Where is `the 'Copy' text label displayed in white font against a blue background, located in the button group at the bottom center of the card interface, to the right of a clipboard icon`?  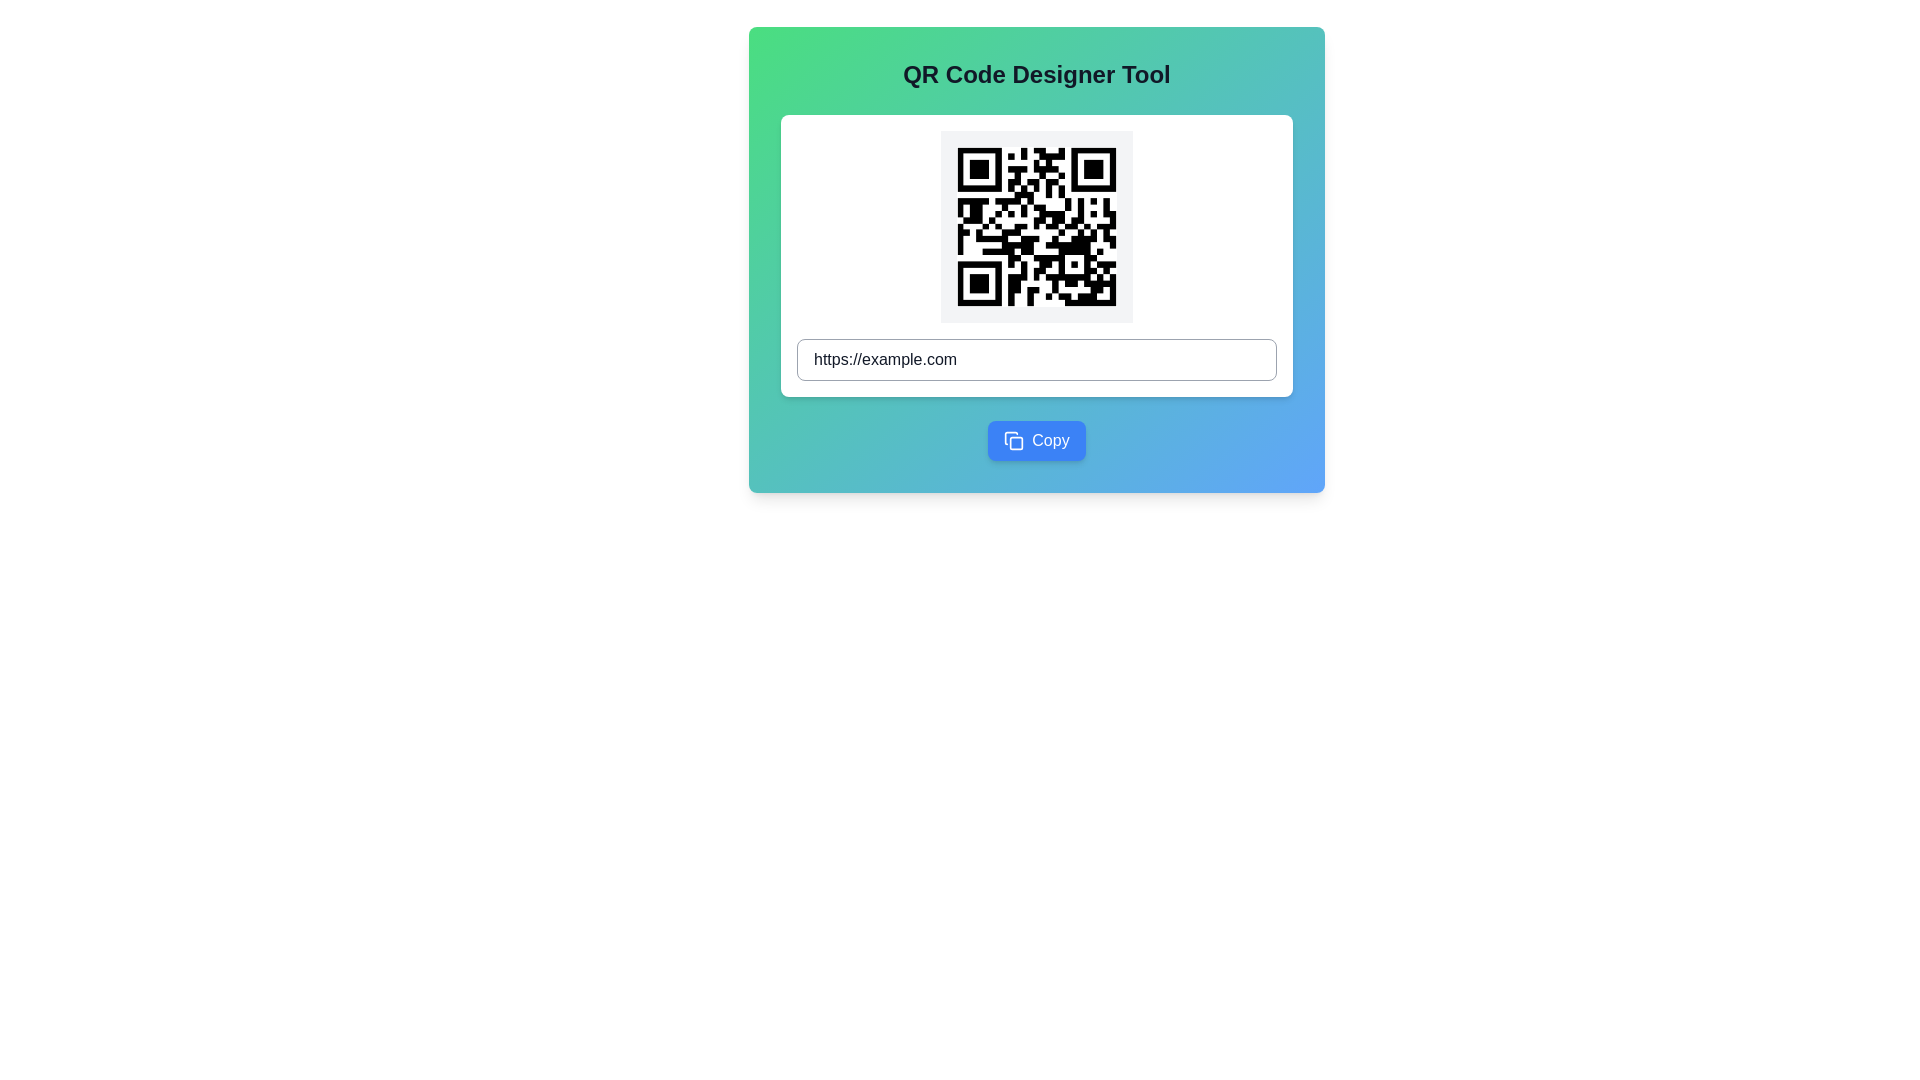 the 'Copy' text label displayed in white font against a blue background, located in the button group at the bottom center of the card interface, to the right of a clipboard icon is located at coordinates (1050, 439).